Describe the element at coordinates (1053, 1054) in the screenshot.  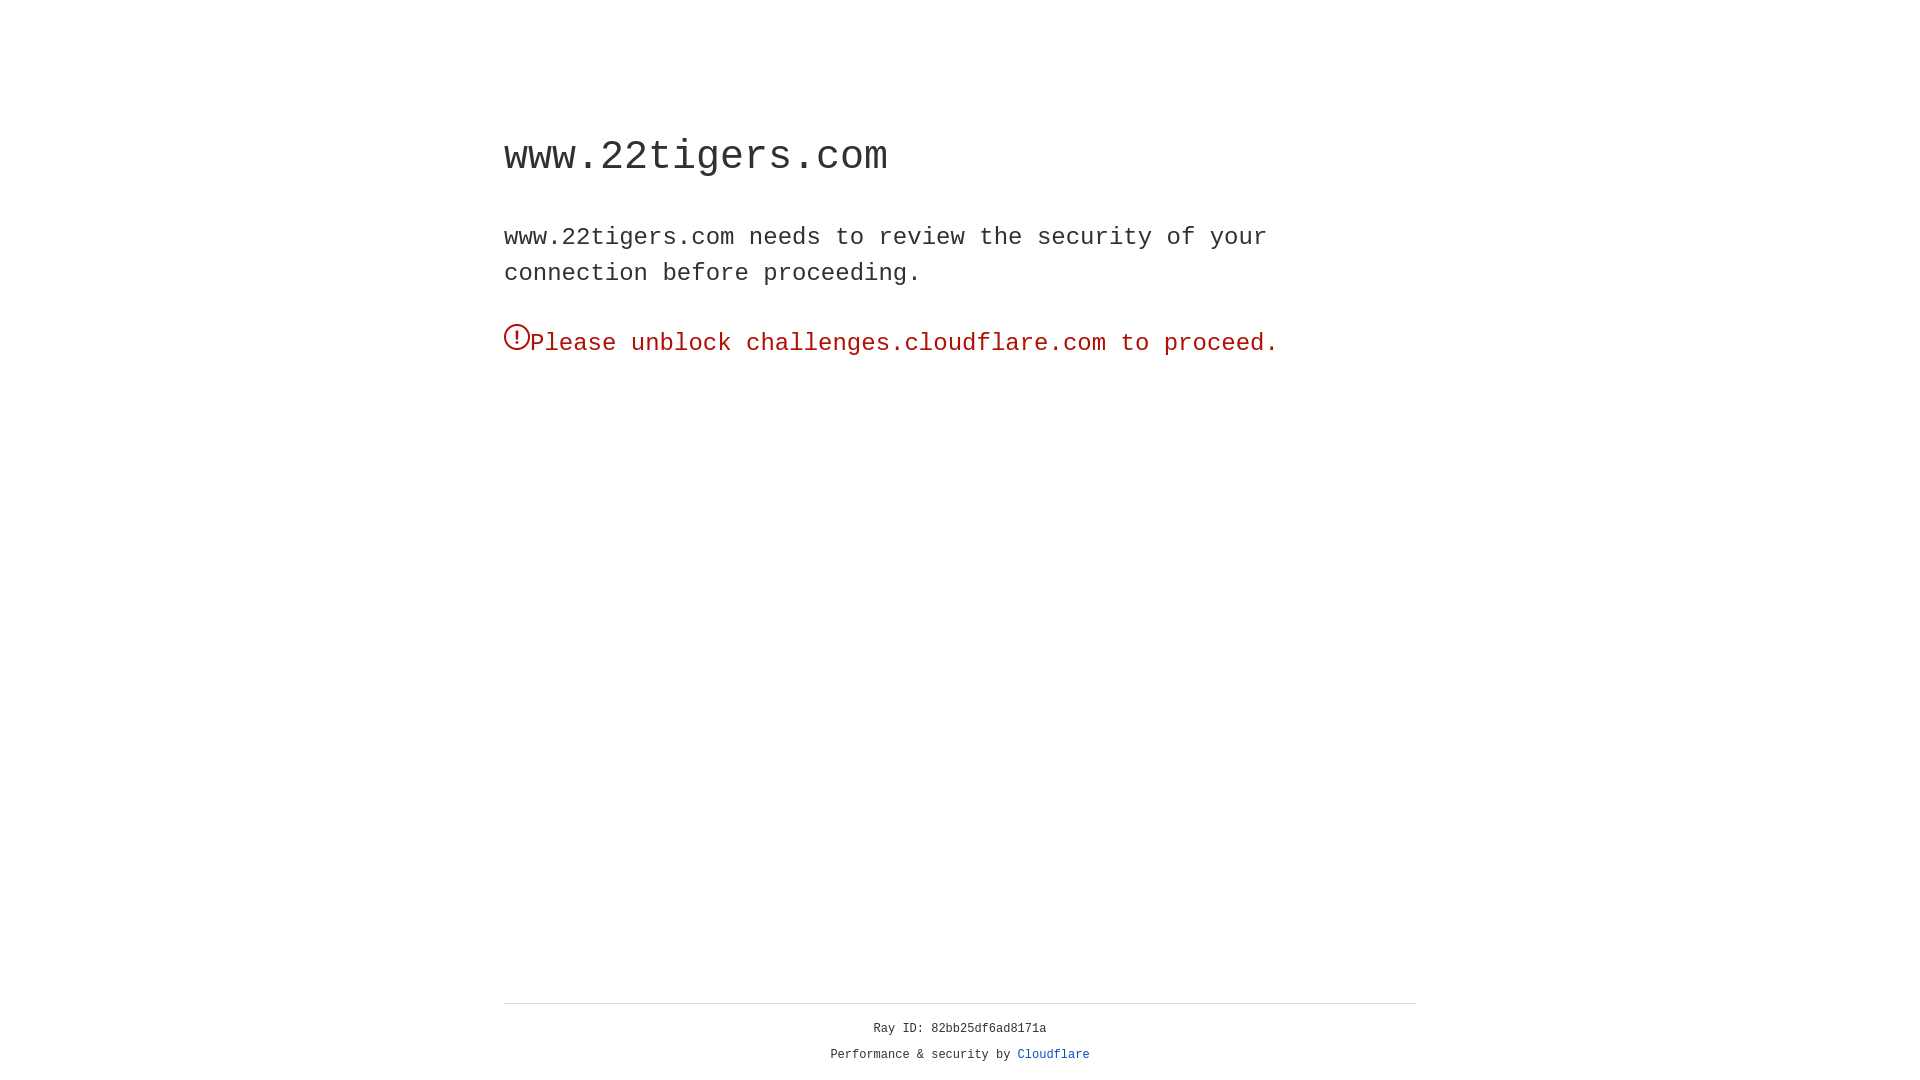
I see `'Cloudflare'` at that location.